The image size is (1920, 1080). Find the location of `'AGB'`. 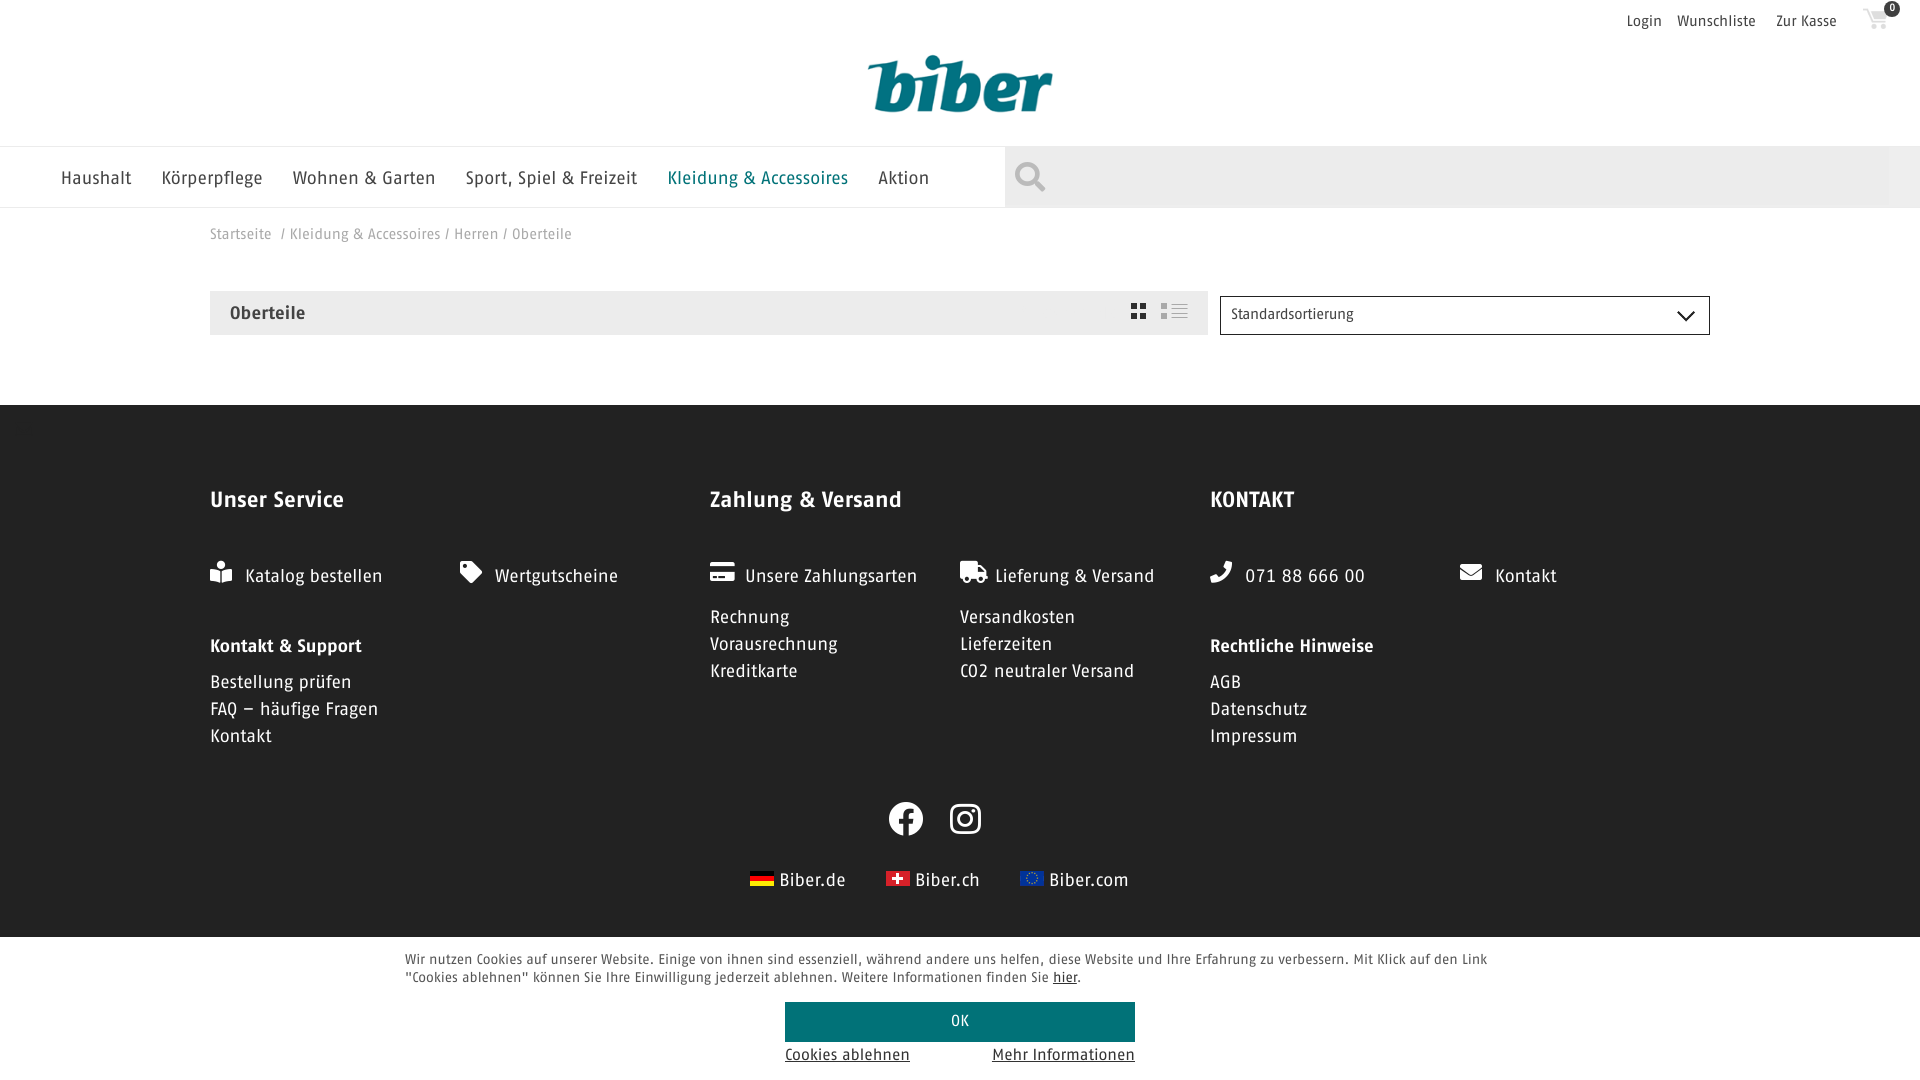

'AGB' is located at coordinates (1224, 681).